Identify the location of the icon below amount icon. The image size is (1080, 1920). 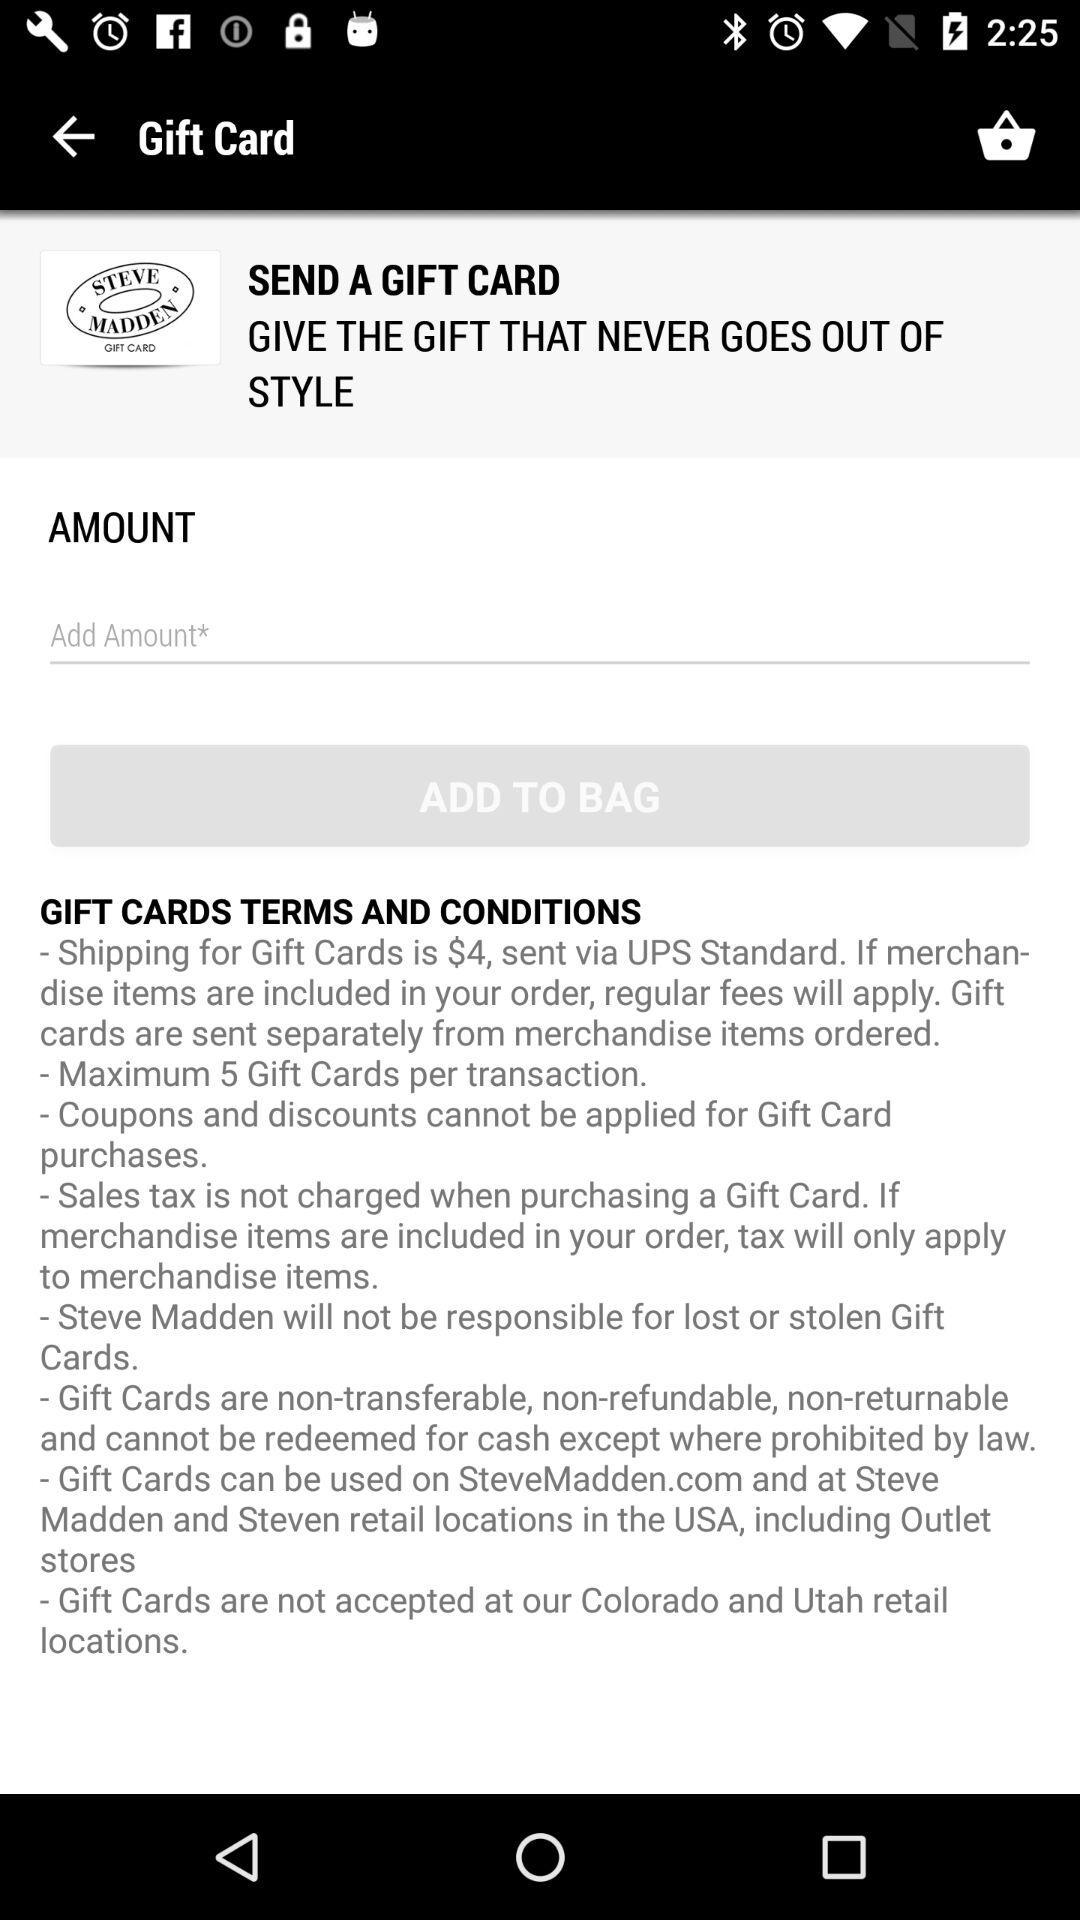
(540, 635).